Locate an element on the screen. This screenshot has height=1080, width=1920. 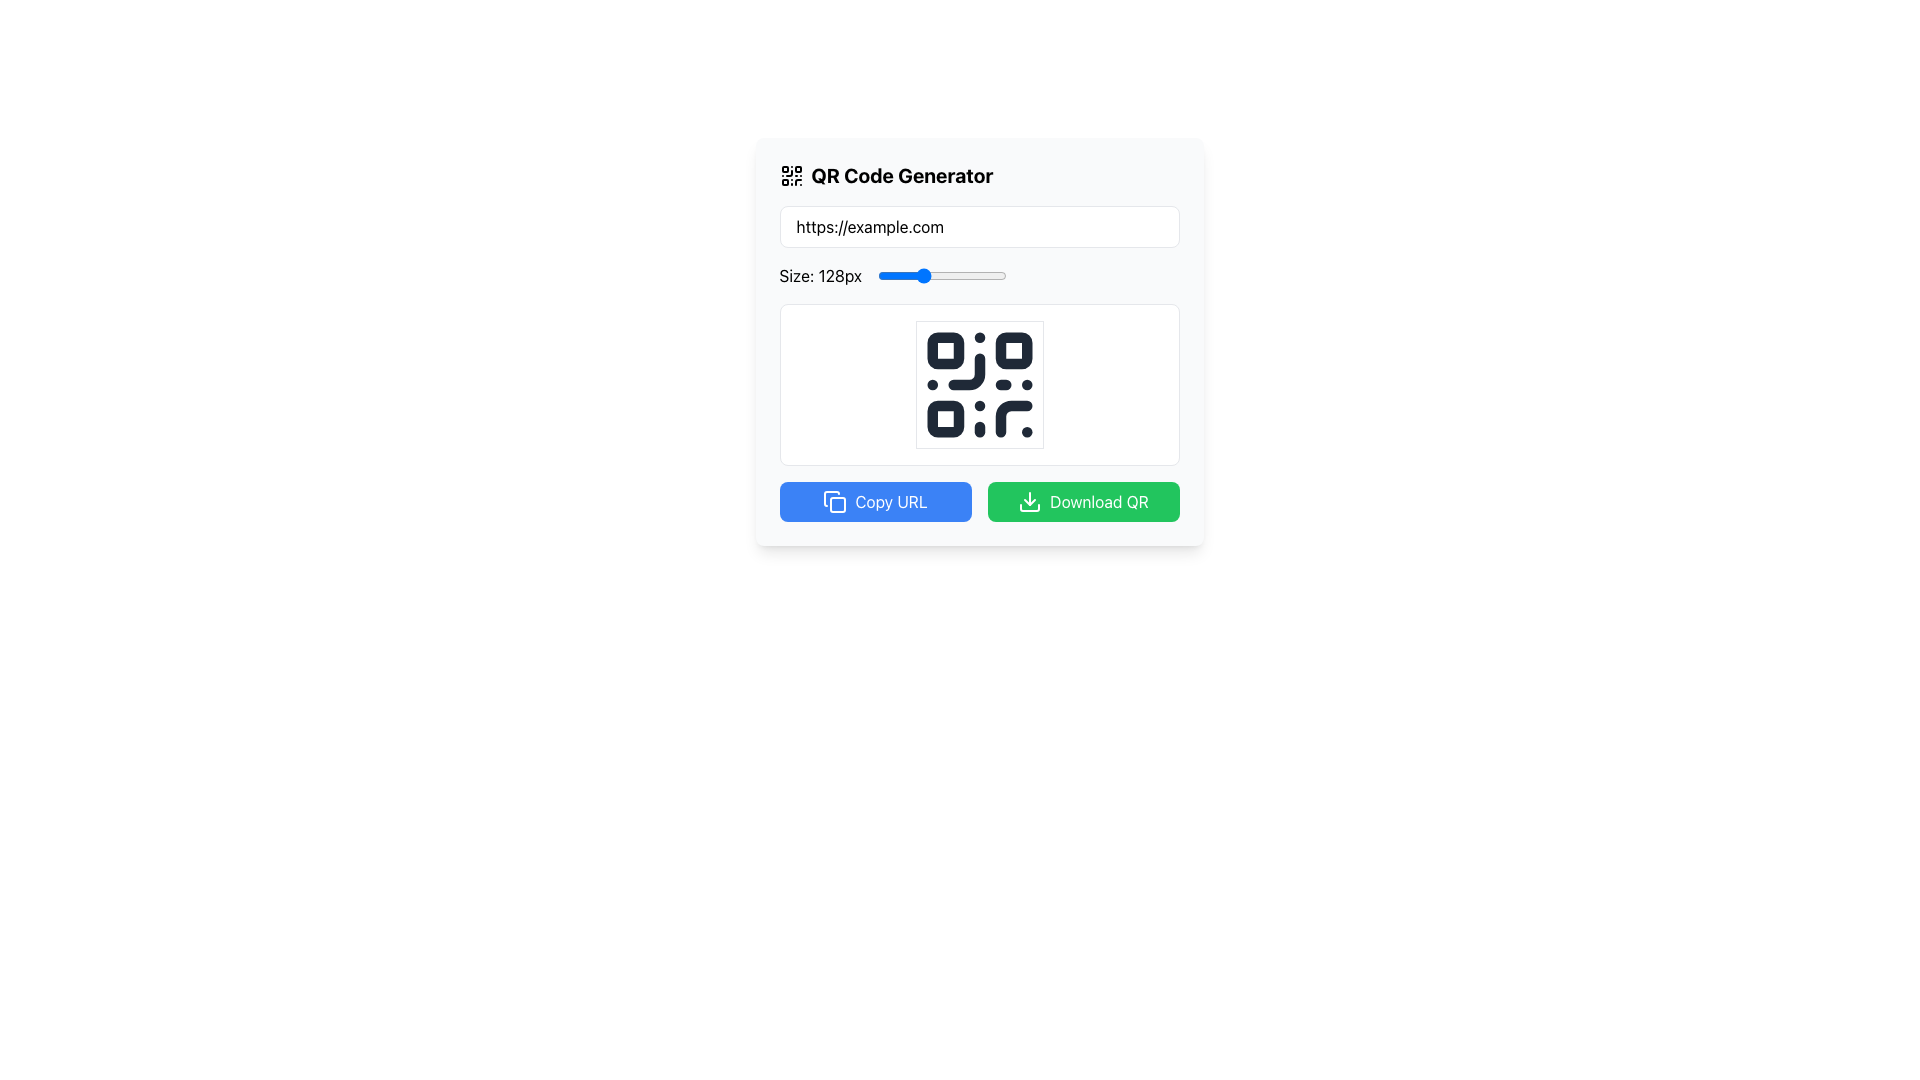
the copy icon element, which is a filled geometric shape with rounded corners located at the lower left section of the interface is located at coordinates (832, 497).